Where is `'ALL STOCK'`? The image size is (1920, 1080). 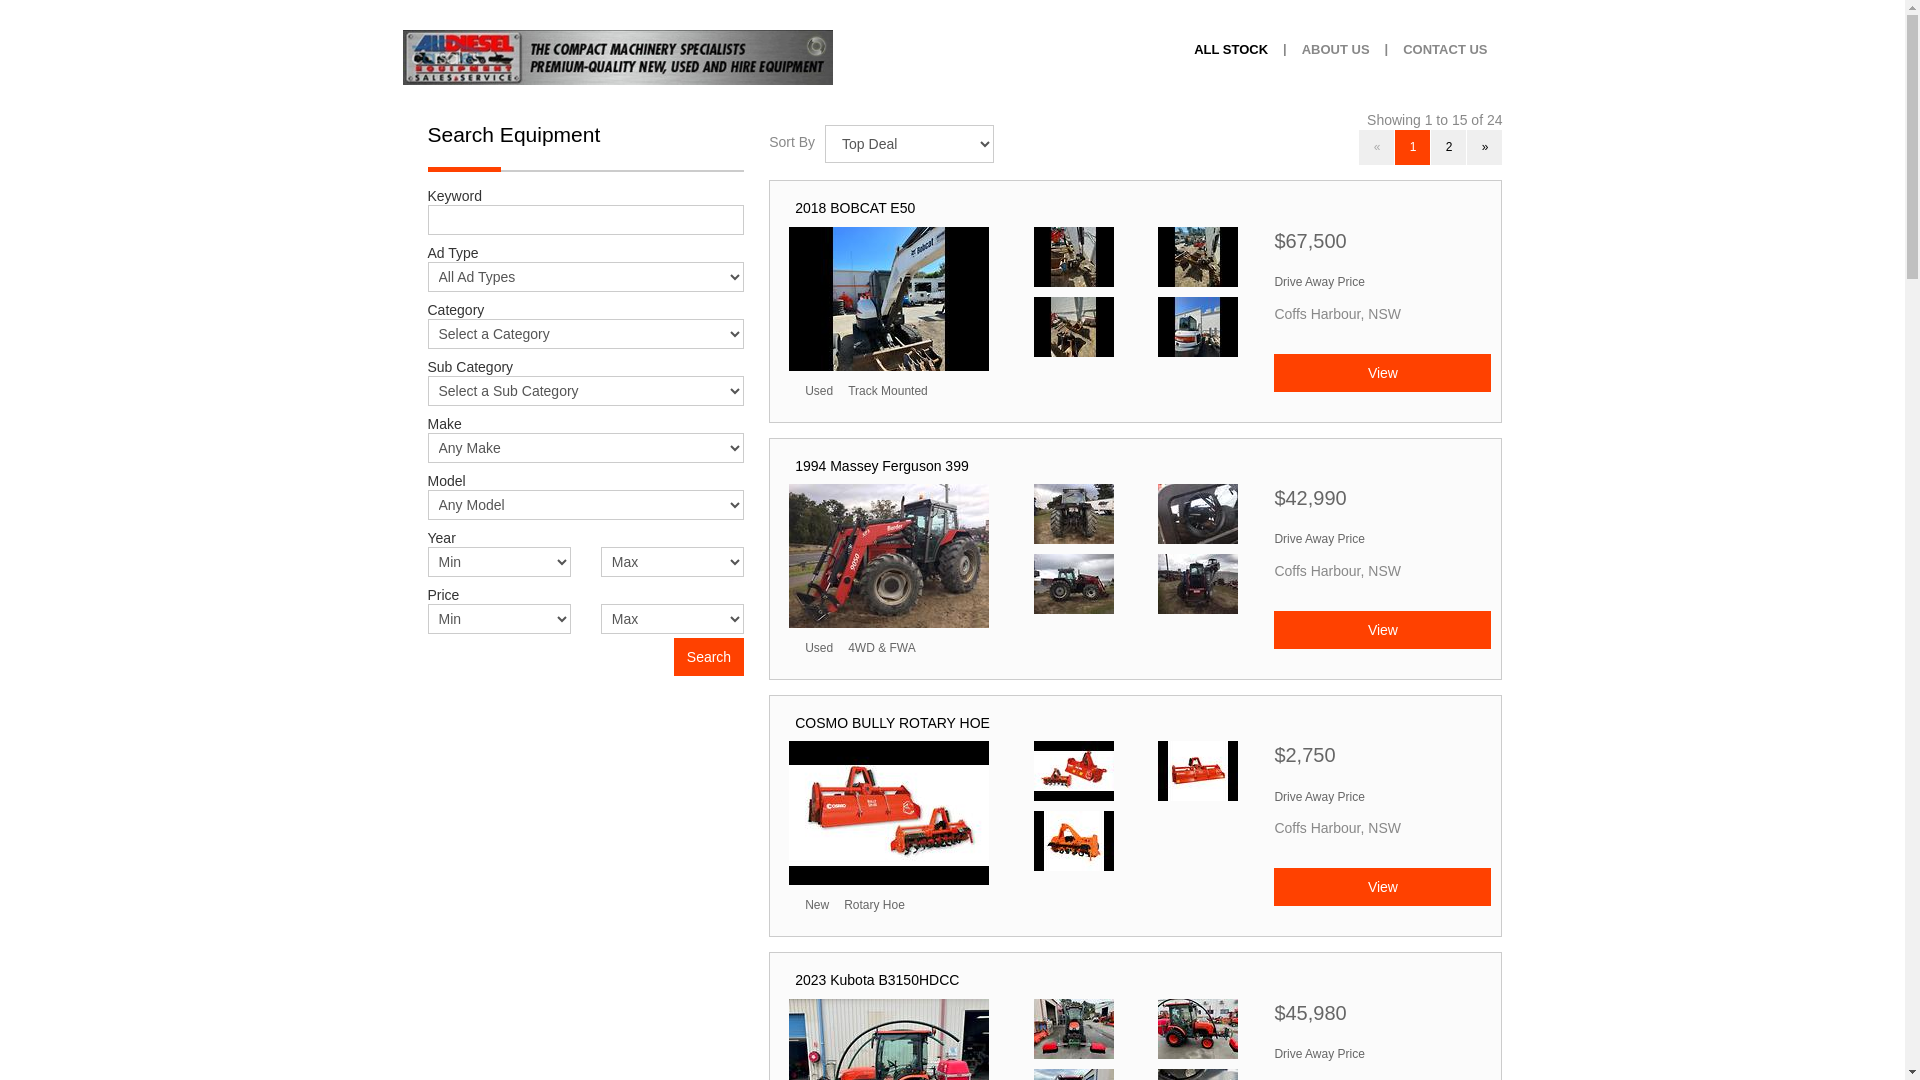
'ALL STOCK' is located at coordinates (1229, 49).